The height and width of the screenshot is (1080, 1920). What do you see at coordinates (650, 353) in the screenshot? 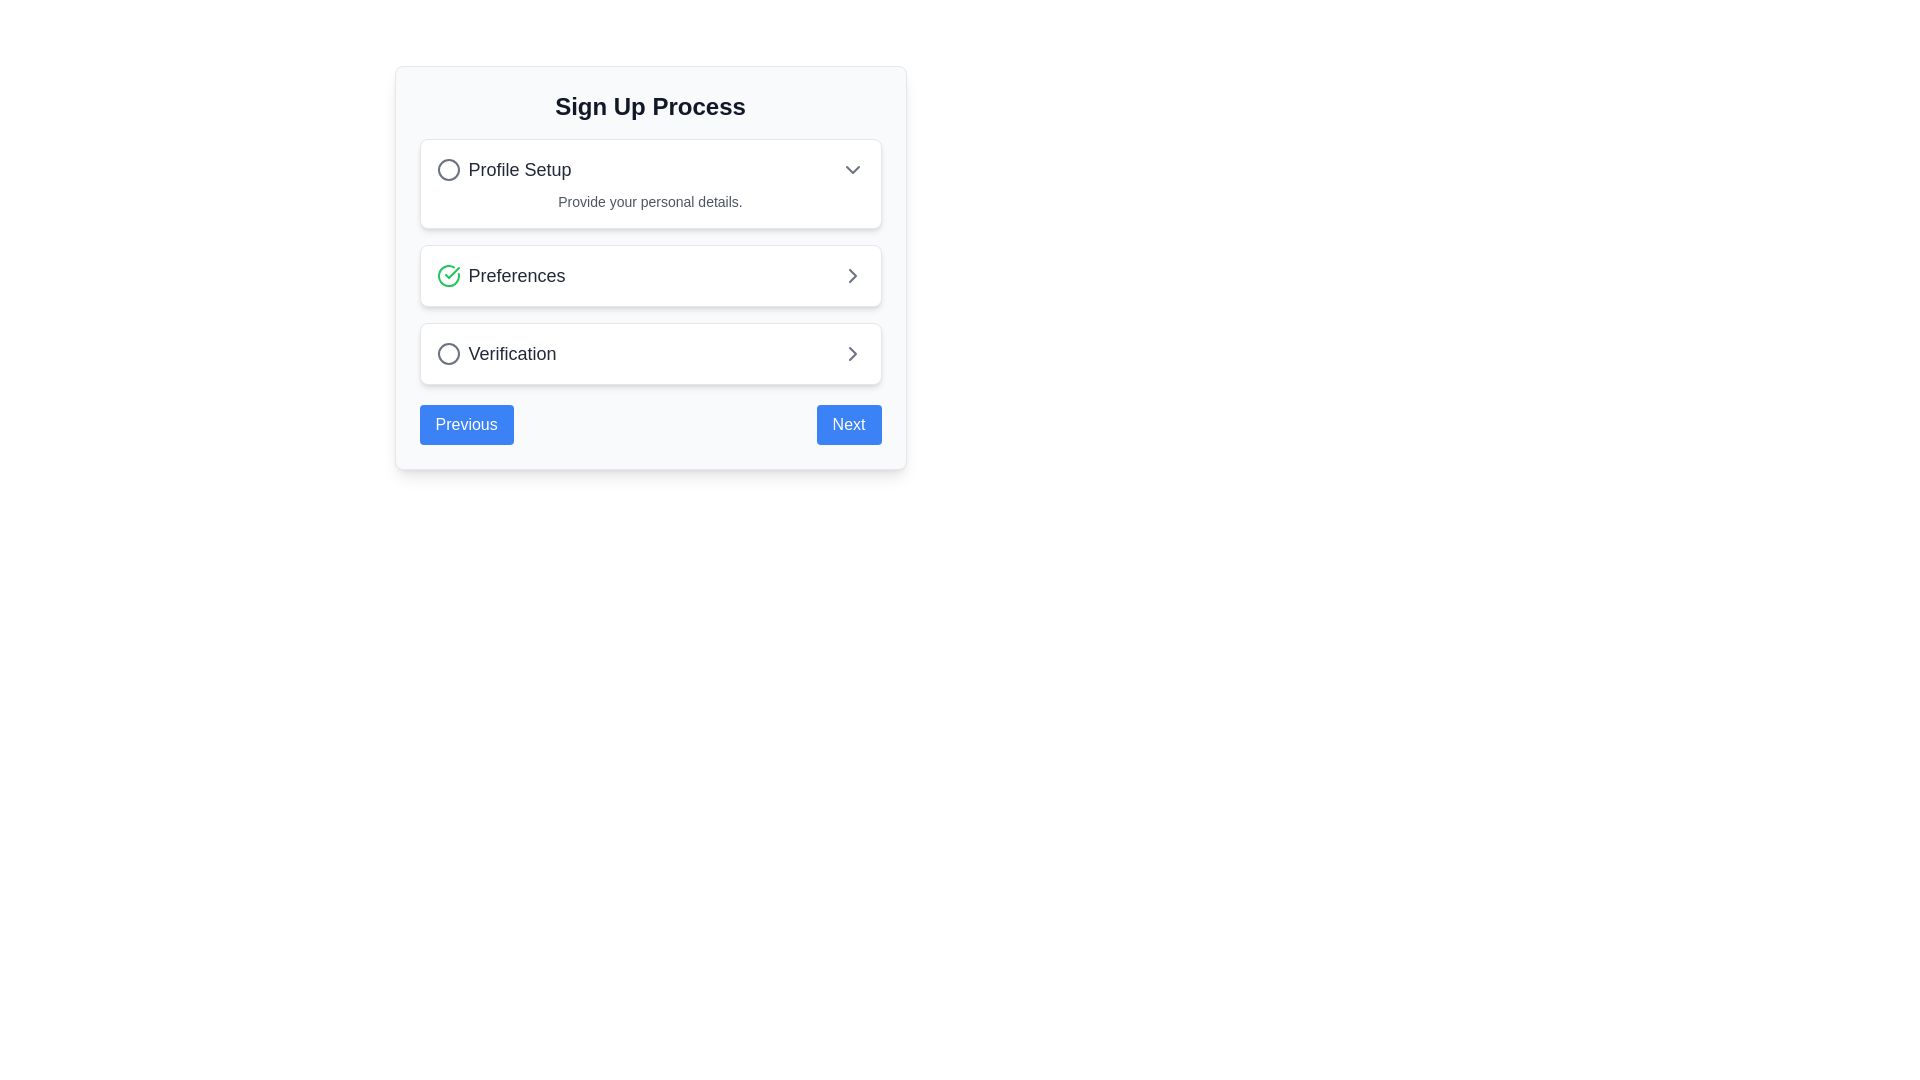
I see `the third selectable list item` at bounding box center [650, 353].